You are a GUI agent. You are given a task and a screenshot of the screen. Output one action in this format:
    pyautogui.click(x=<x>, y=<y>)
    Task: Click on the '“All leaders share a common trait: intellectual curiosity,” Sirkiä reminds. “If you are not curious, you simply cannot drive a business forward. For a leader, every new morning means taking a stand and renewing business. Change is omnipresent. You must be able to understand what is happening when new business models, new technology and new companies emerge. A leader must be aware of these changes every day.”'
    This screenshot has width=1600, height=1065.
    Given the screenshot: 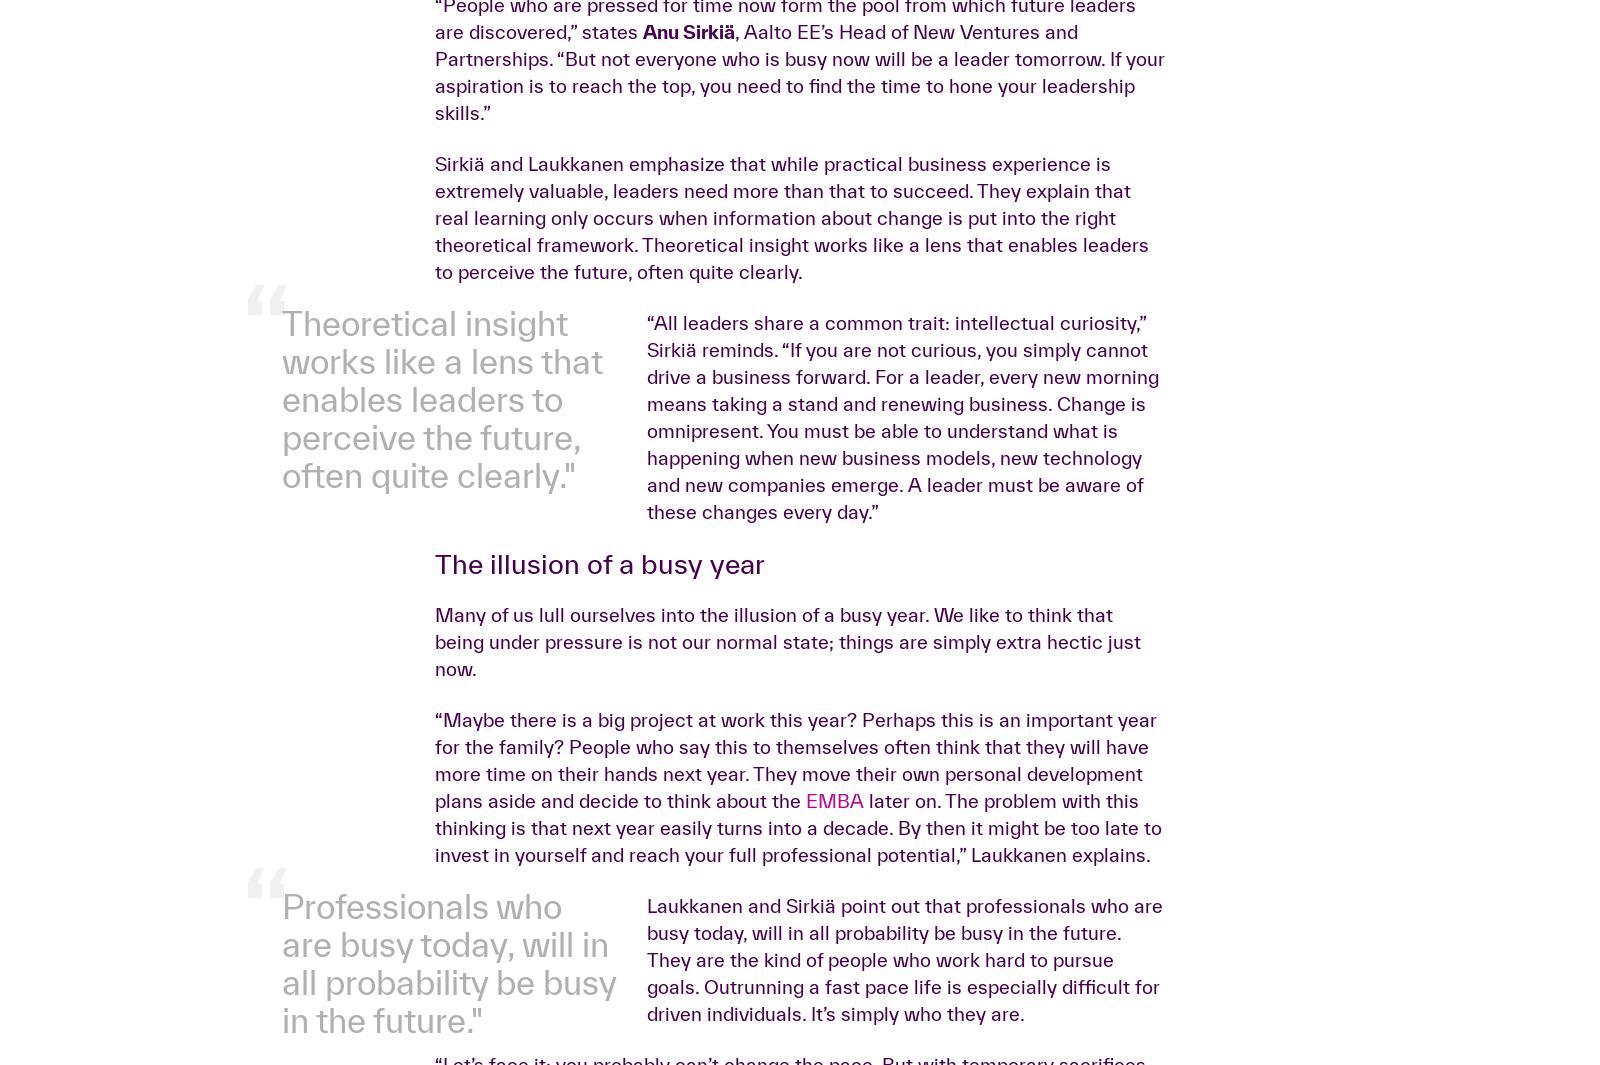 What is the action you would take?
    pyautogui.click(x=900, y=732)
    